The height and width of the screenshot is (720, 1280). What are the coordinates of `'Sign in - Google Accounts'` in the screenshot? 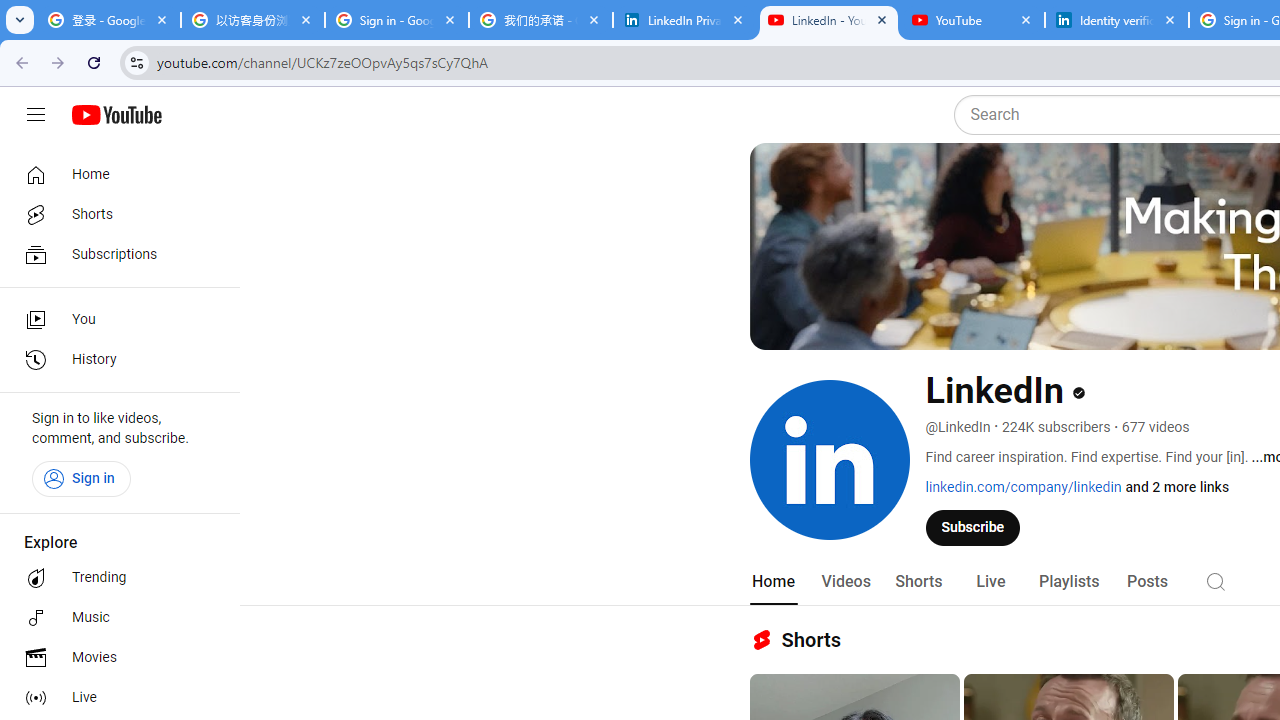 It's located at (396, 20).